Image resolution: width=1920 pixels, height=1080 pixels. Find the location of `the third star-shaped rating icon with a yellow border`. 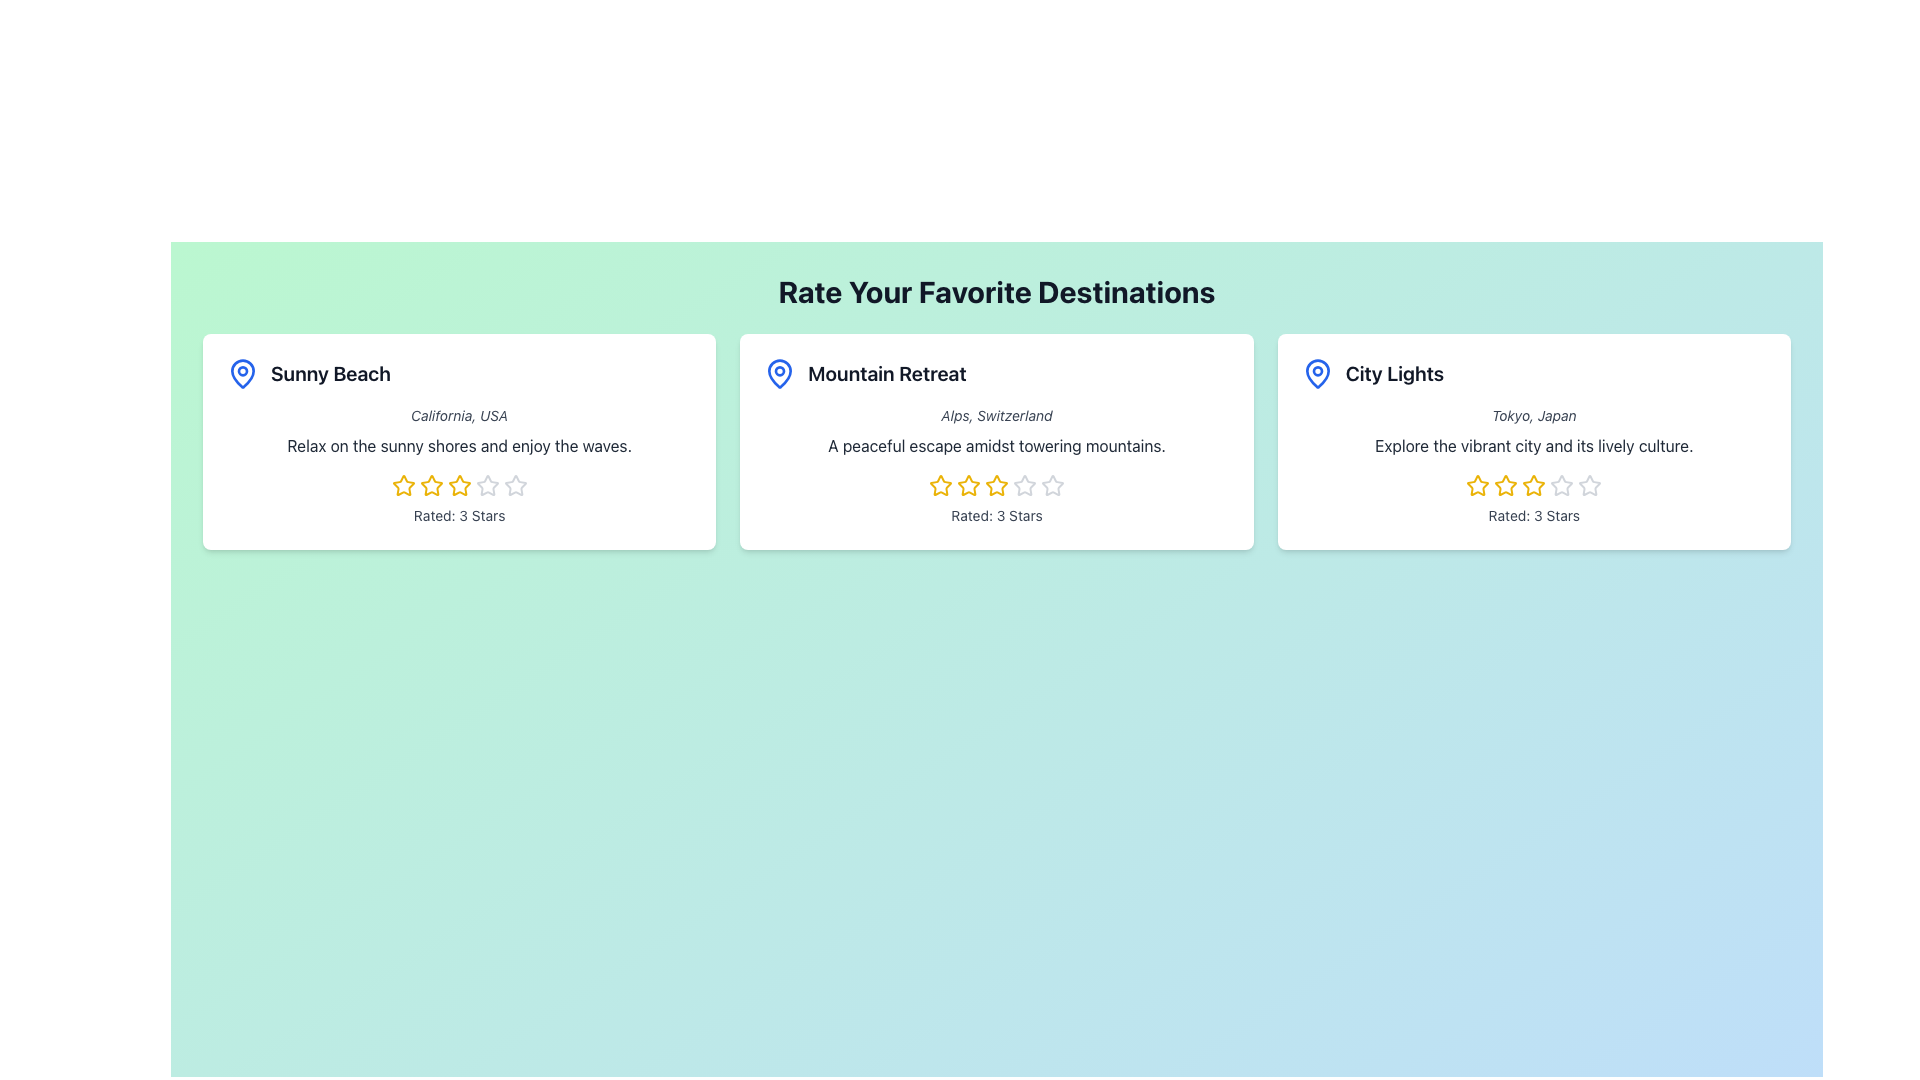

the third star-shaped rating icon with a yellow border is located at coordinates (458, 485).